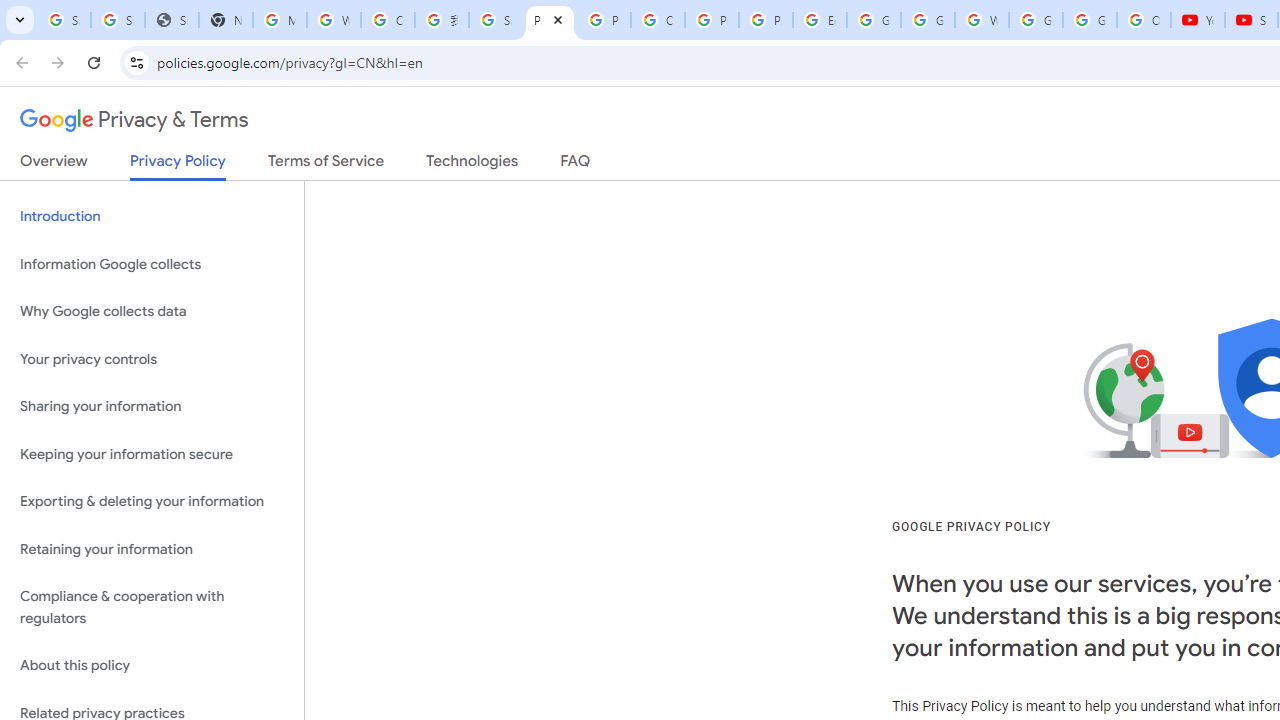 The image size is (1280, 720). I want to click on 'Sign In - USA TODAY', so click(171, 20).